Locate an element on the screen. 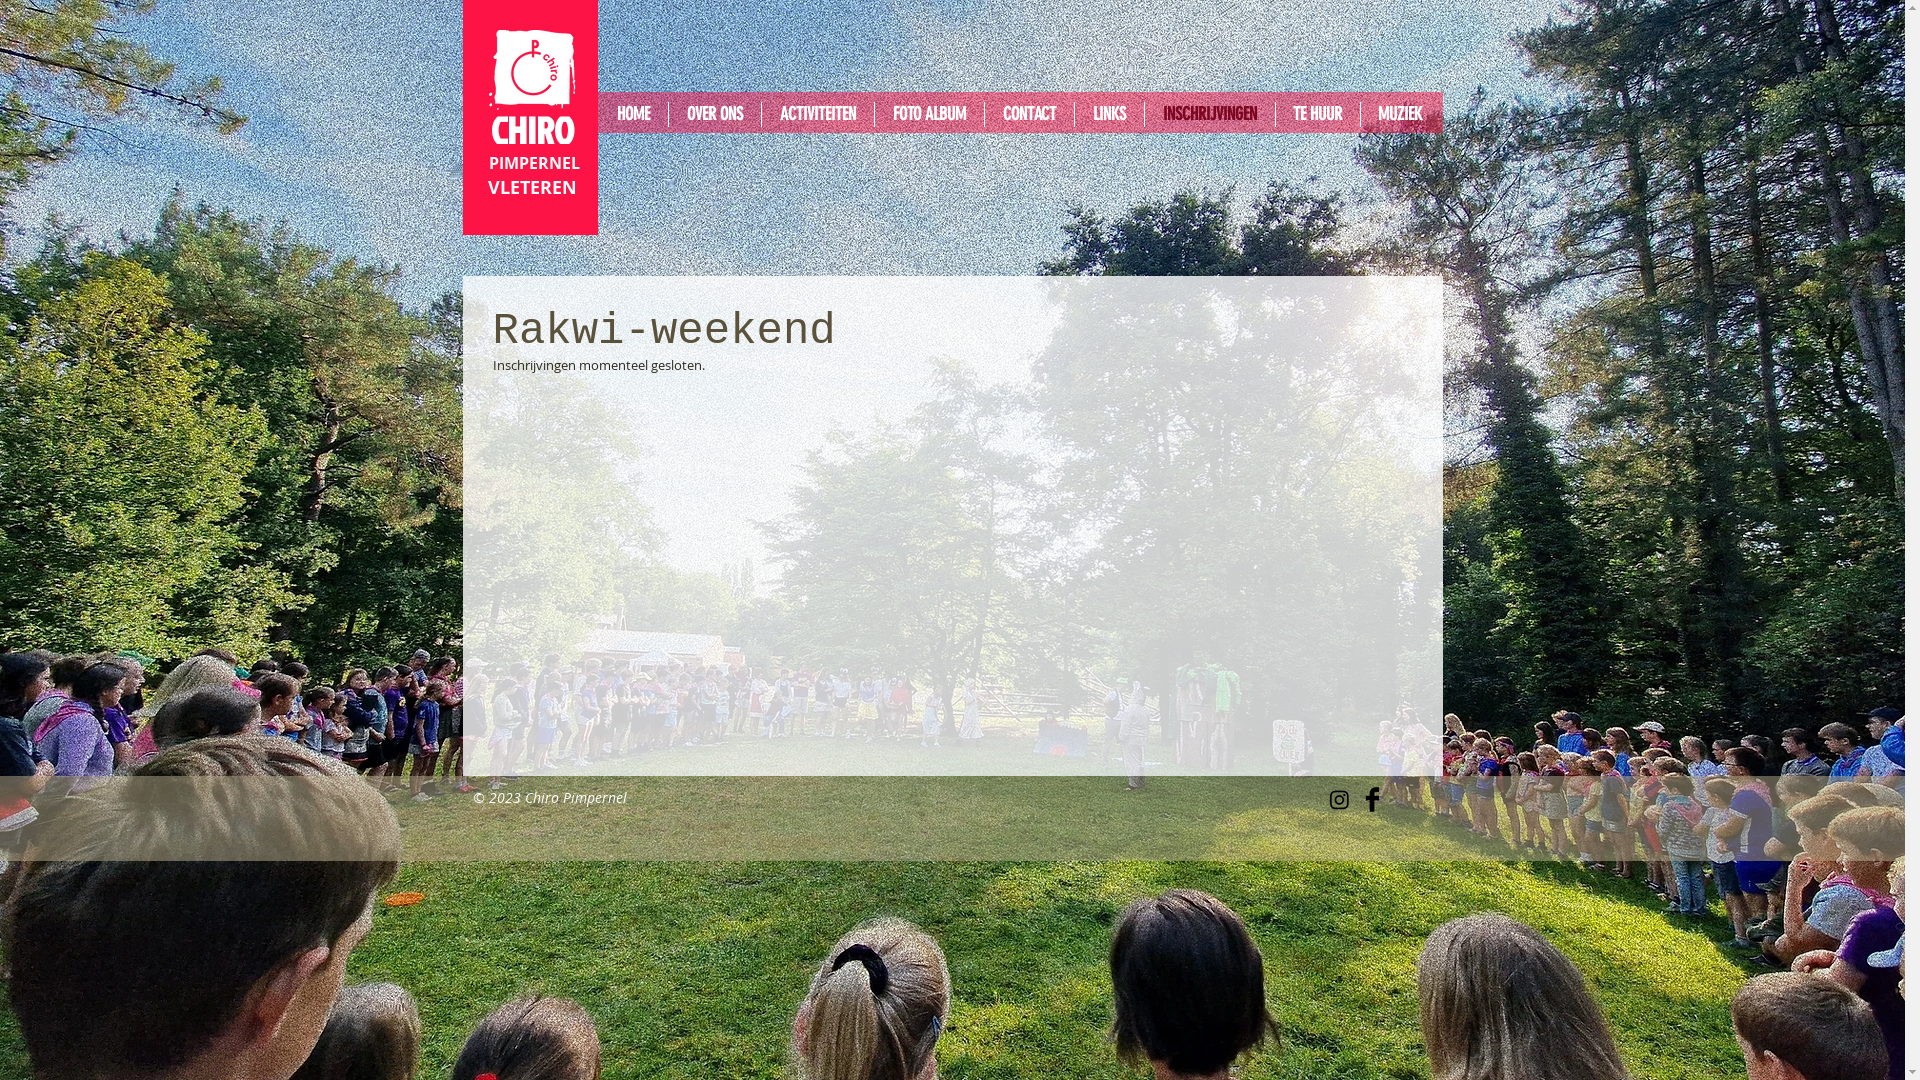 This screenshot has height=1080, width=1920. 'Logo white.png' is located at coordinates (488, 68).